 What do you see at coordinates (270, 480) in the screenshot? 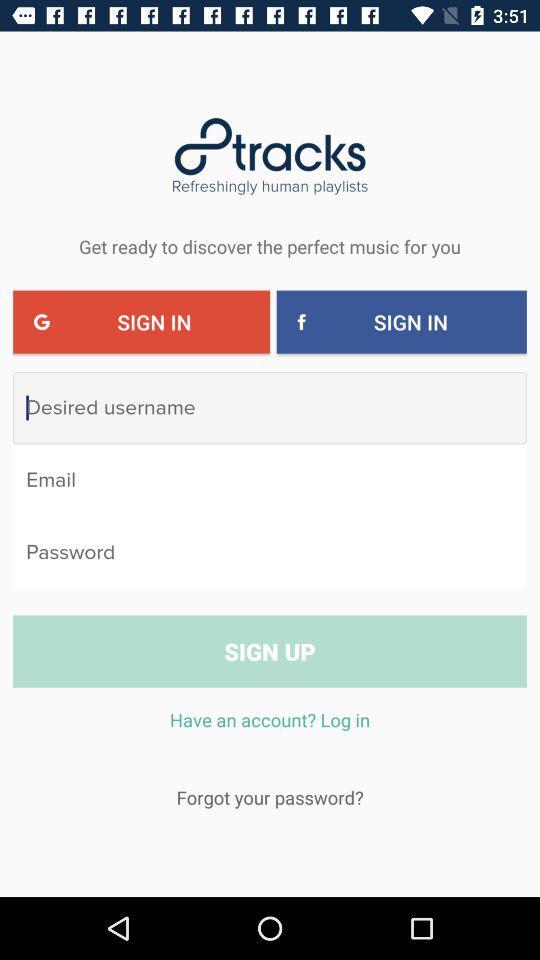
I see `type your email` at bounding box center [270, 480].